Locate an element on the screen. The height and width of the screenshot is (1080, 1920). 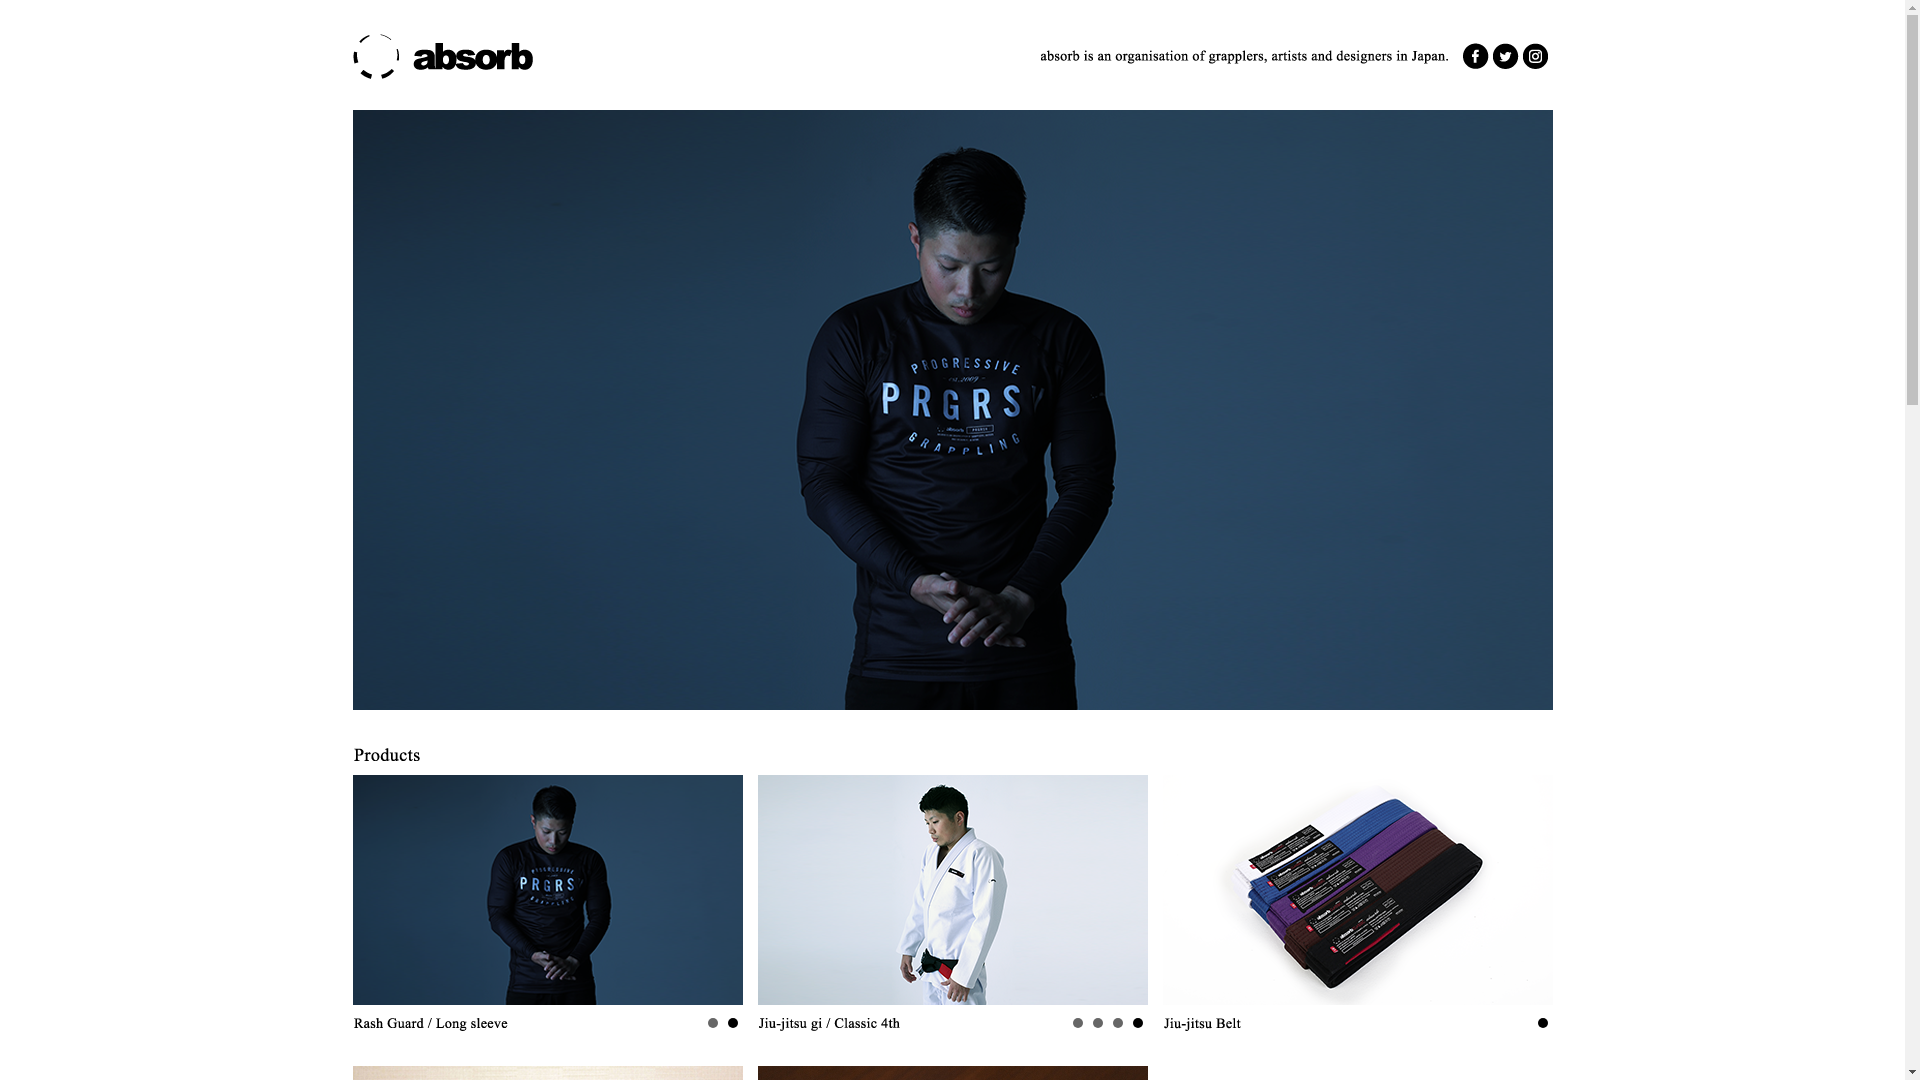
'4' is located at coordinates (1075, 1022).